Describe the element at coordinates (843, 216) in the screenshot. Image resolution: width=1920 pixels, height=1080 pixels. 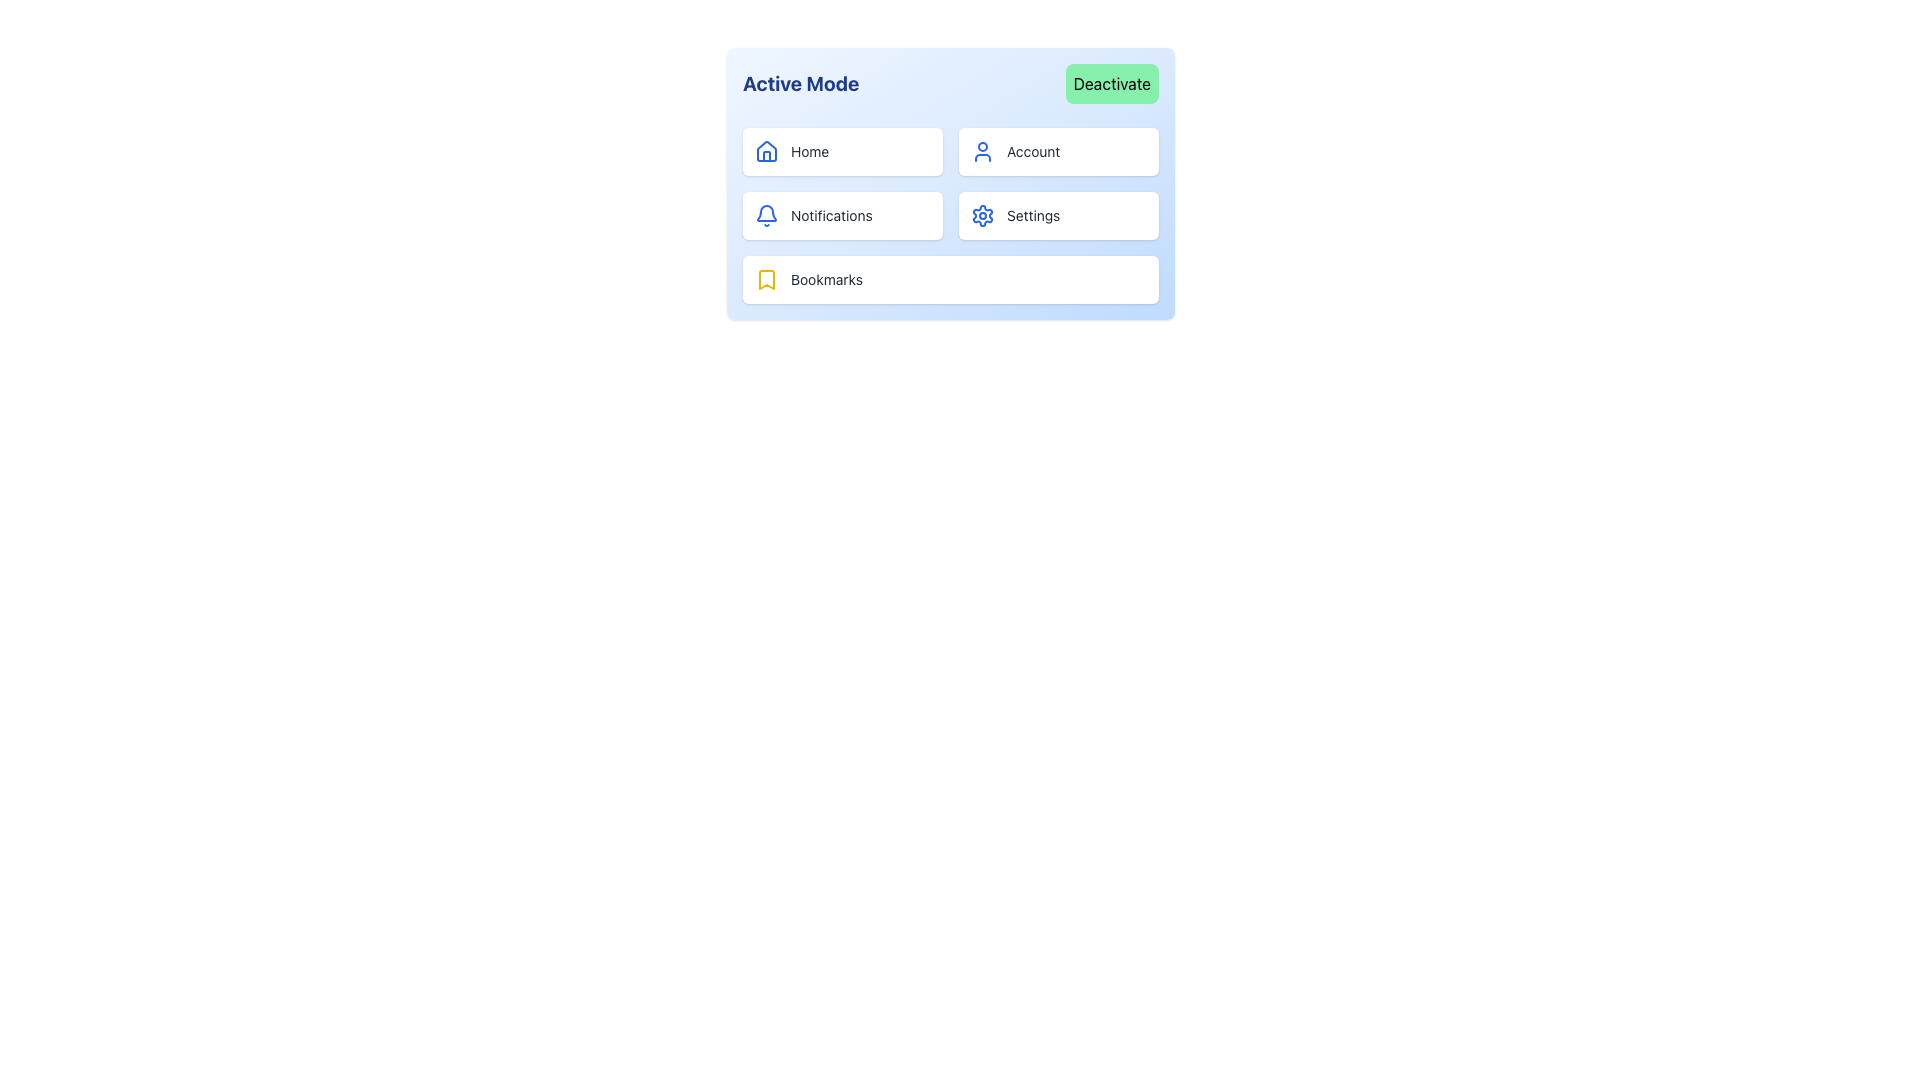
I see `the Button-like interactive card for accessing notifications, which is located below the 'Home' card and to the left of the 'Settings' card in the grid layout` at that location.